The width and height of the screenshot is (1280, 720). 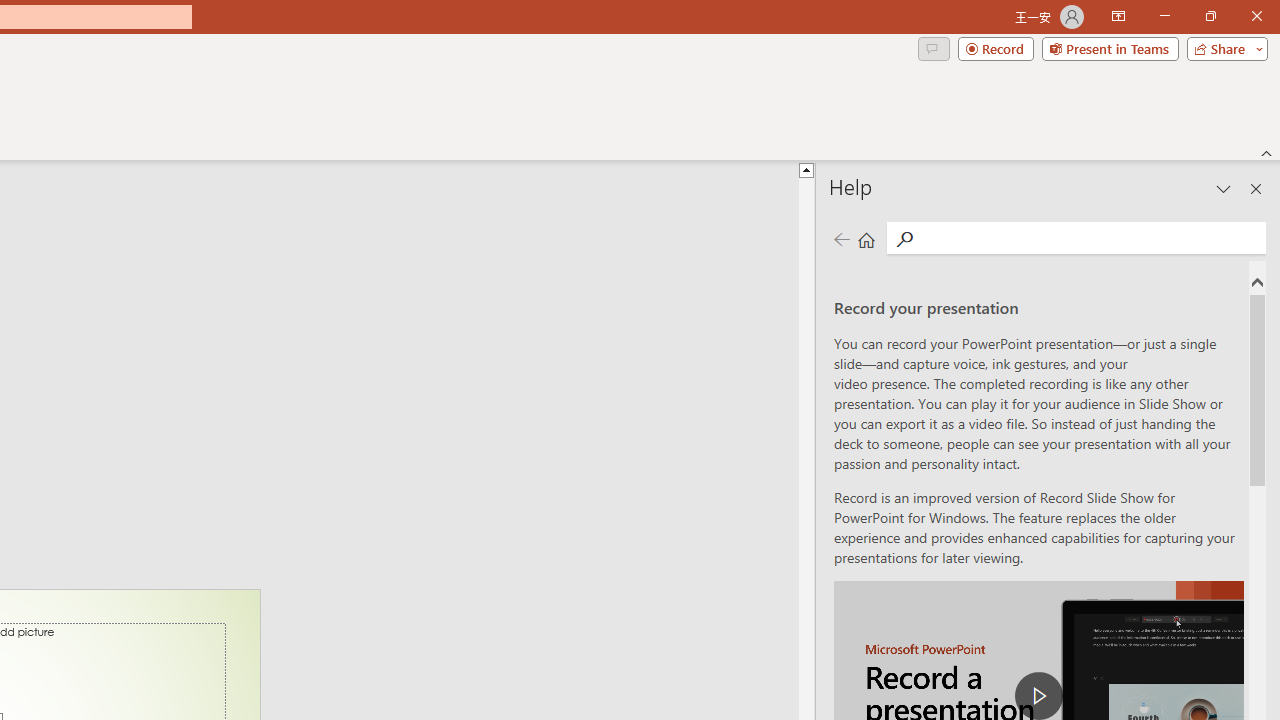 What do you see at coordinates (841, 238) in the screenshot?
I see `'Previous page'` at bounding box center [841, 238].